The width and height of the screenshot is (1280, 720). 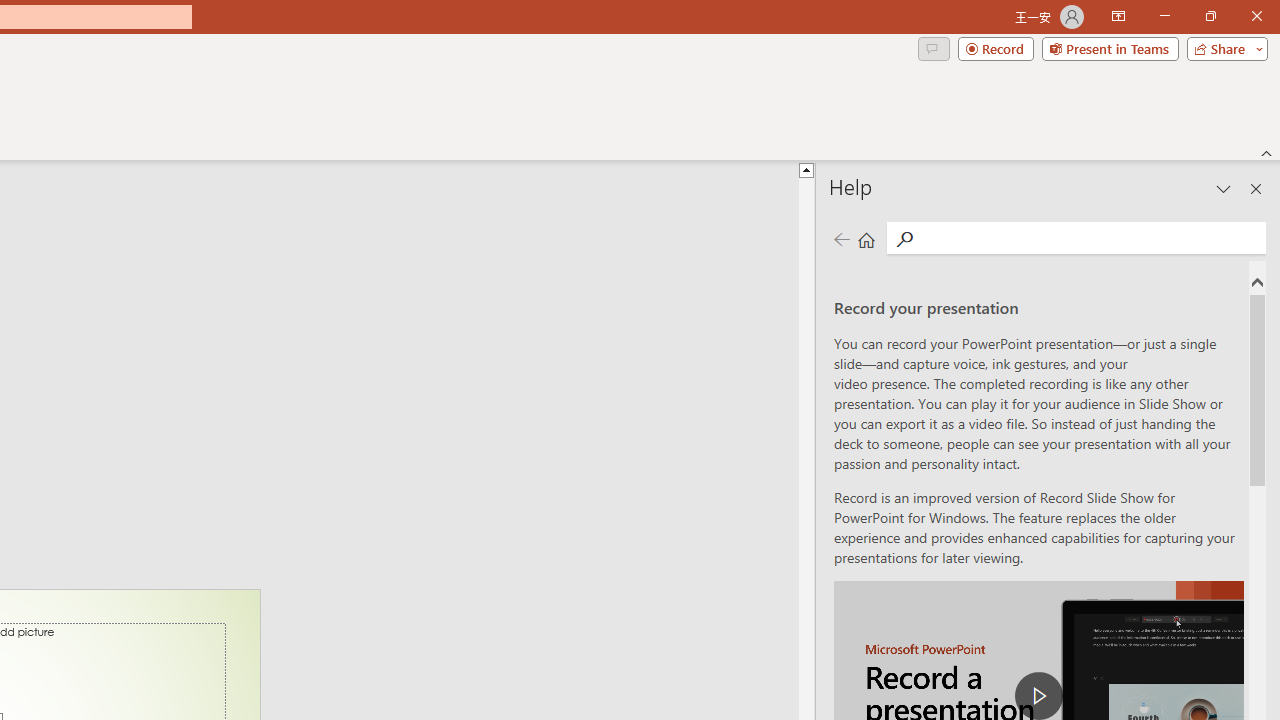 What do you see at coordinates (841, 238) in the screenshot?
I see `'Previous page'` at bounding box center [841, 238].